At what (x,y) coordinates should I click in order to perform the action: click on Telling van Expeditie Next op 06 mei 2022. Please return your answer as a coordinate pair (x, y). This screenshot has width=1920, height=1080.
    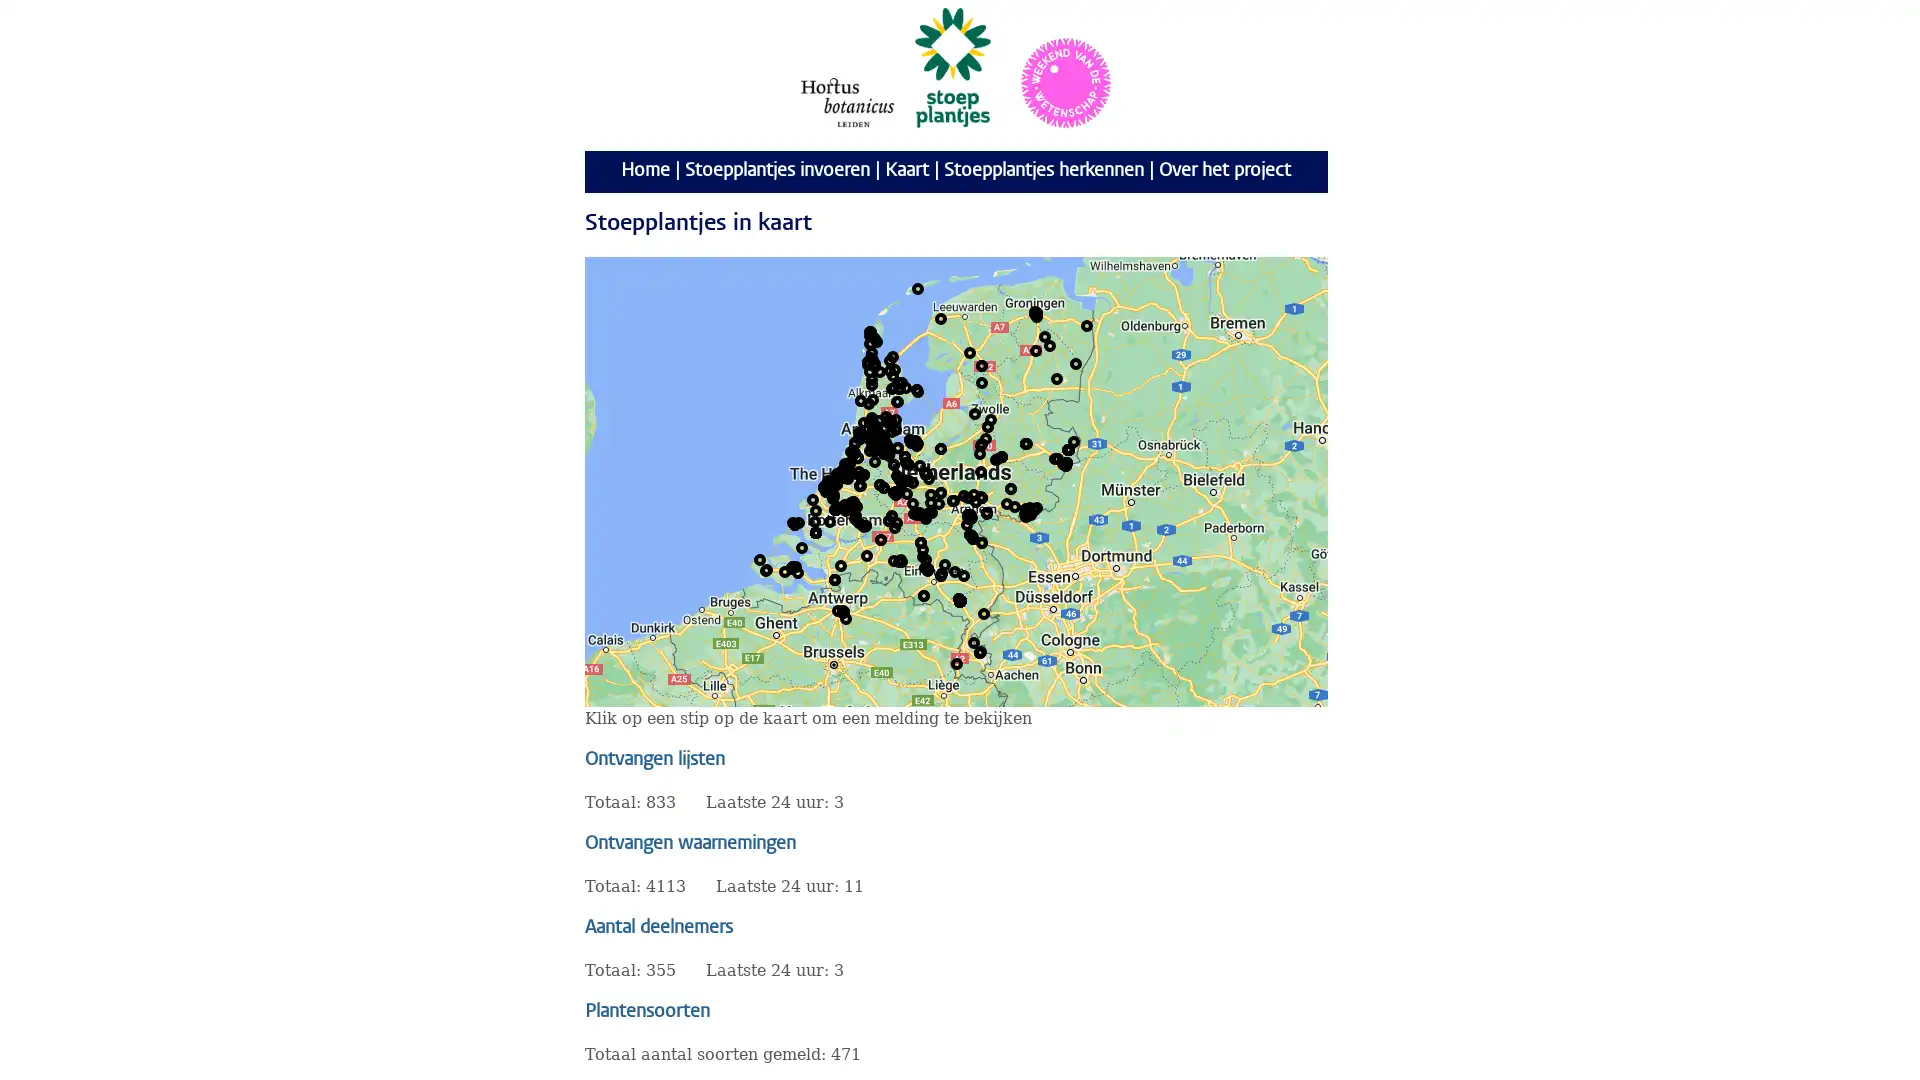
    Looking at the image, I should click on (939, 316).